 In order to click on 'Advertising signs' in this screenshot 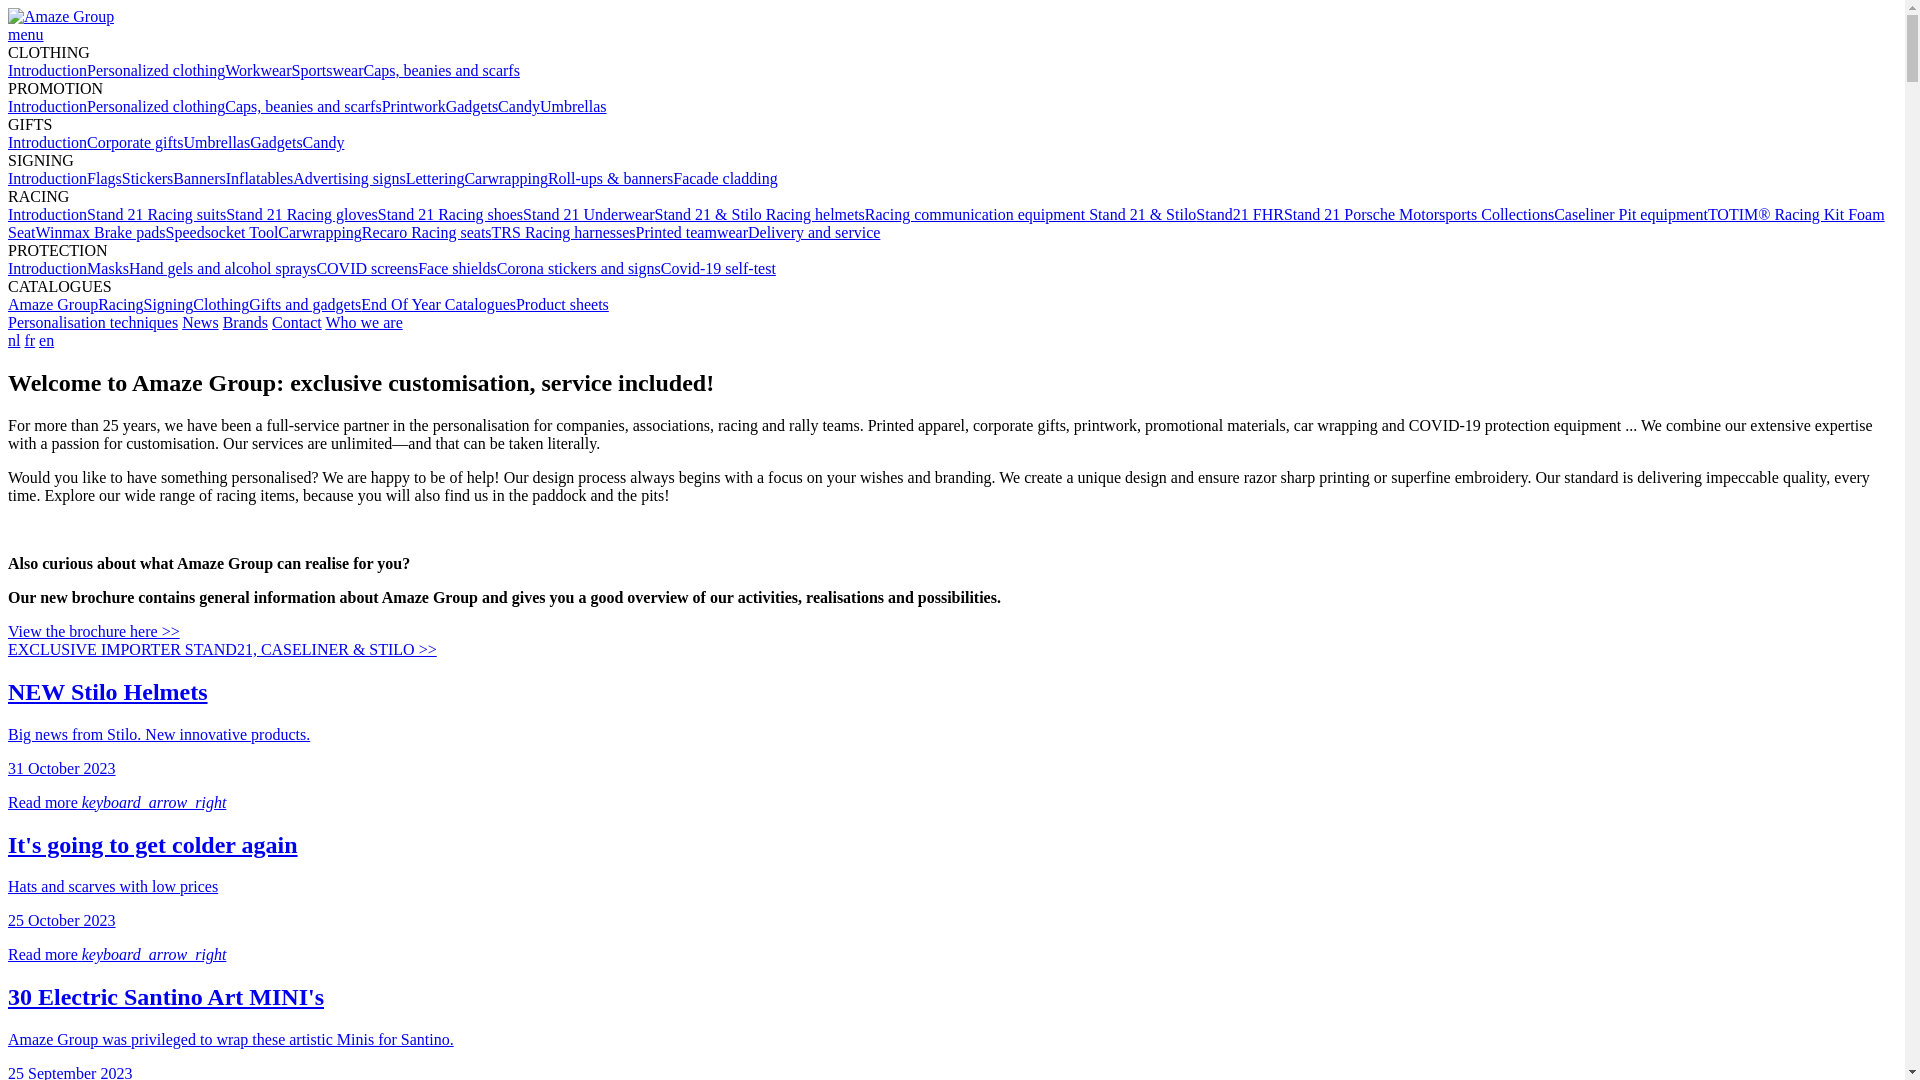, I will do `click(349, 177)`.